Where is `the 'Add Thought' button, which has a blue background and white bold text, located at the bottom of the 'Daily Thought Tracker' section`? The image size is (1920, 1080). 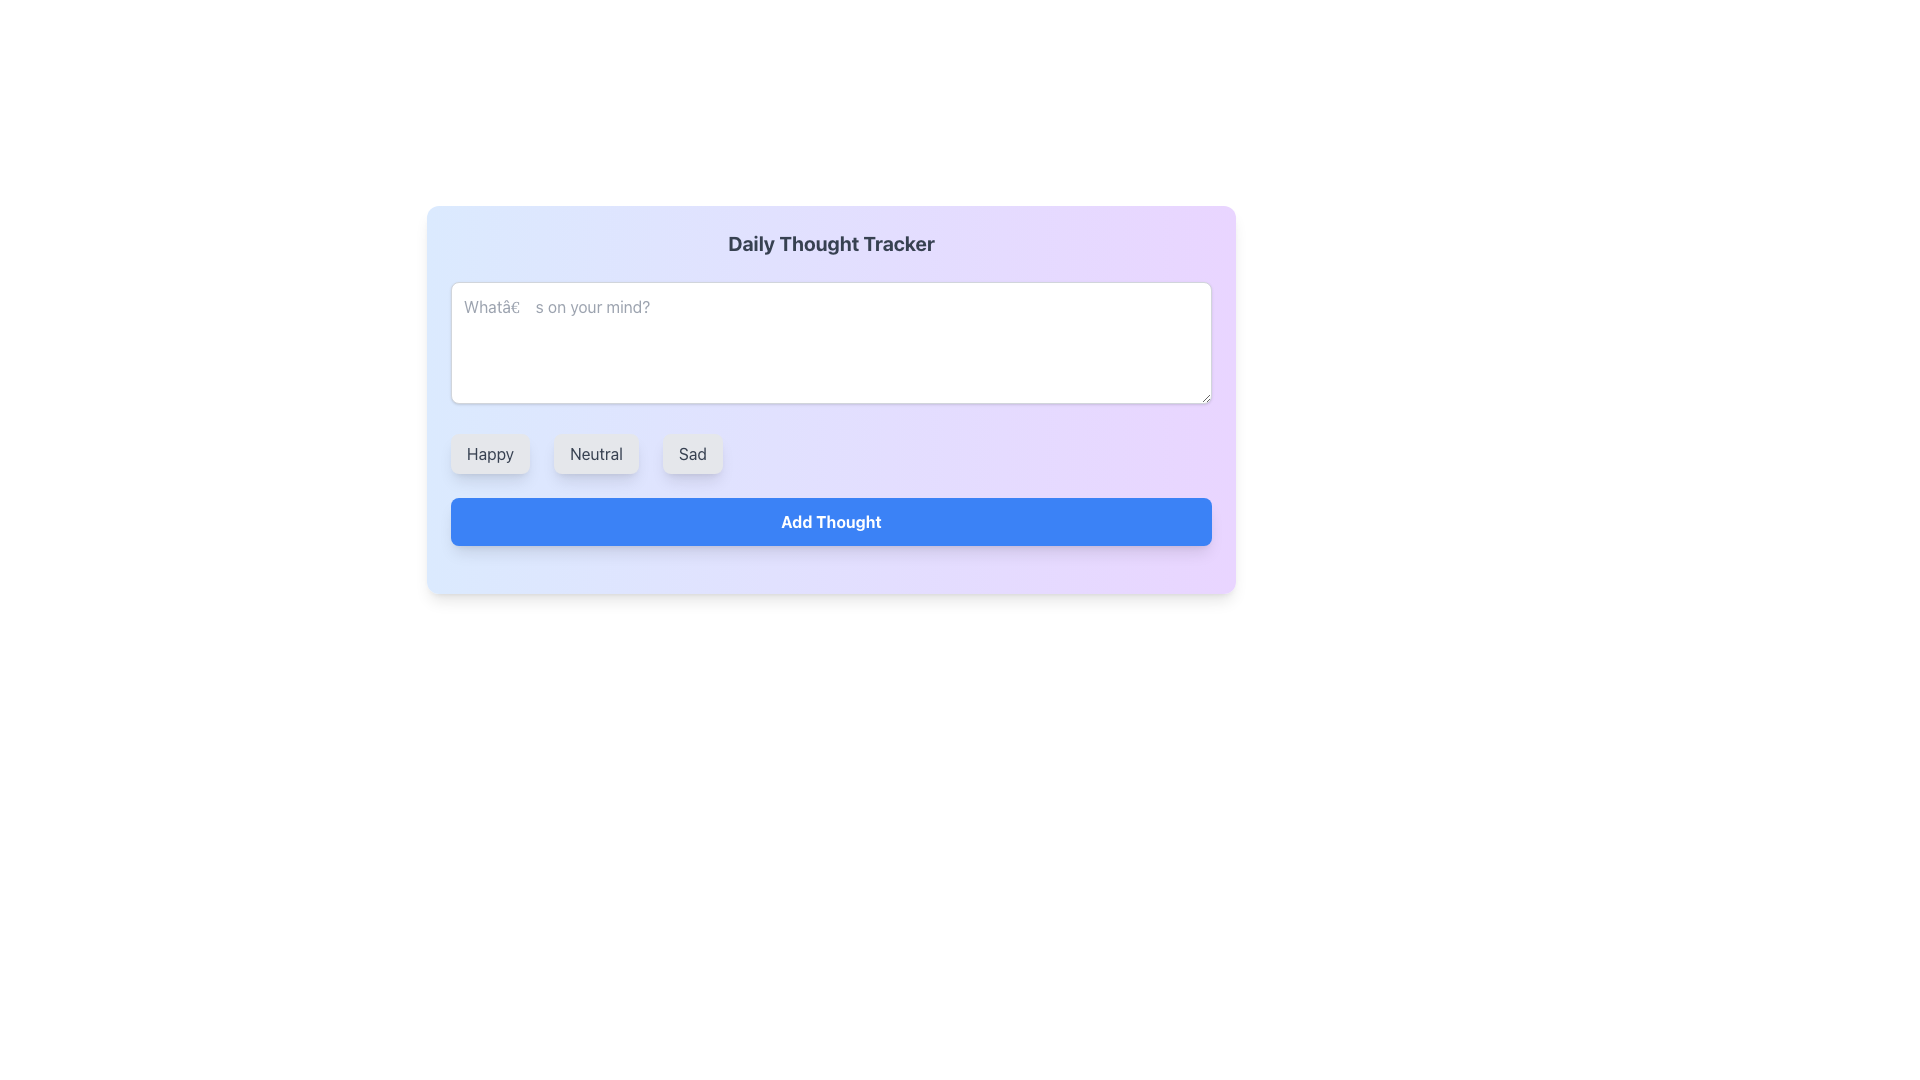
the 'Add Thought' button, which has a blue background and white bold text, located at the bottom of the 'Daily Thought Tracker' section is located at coordinates (831, 520).